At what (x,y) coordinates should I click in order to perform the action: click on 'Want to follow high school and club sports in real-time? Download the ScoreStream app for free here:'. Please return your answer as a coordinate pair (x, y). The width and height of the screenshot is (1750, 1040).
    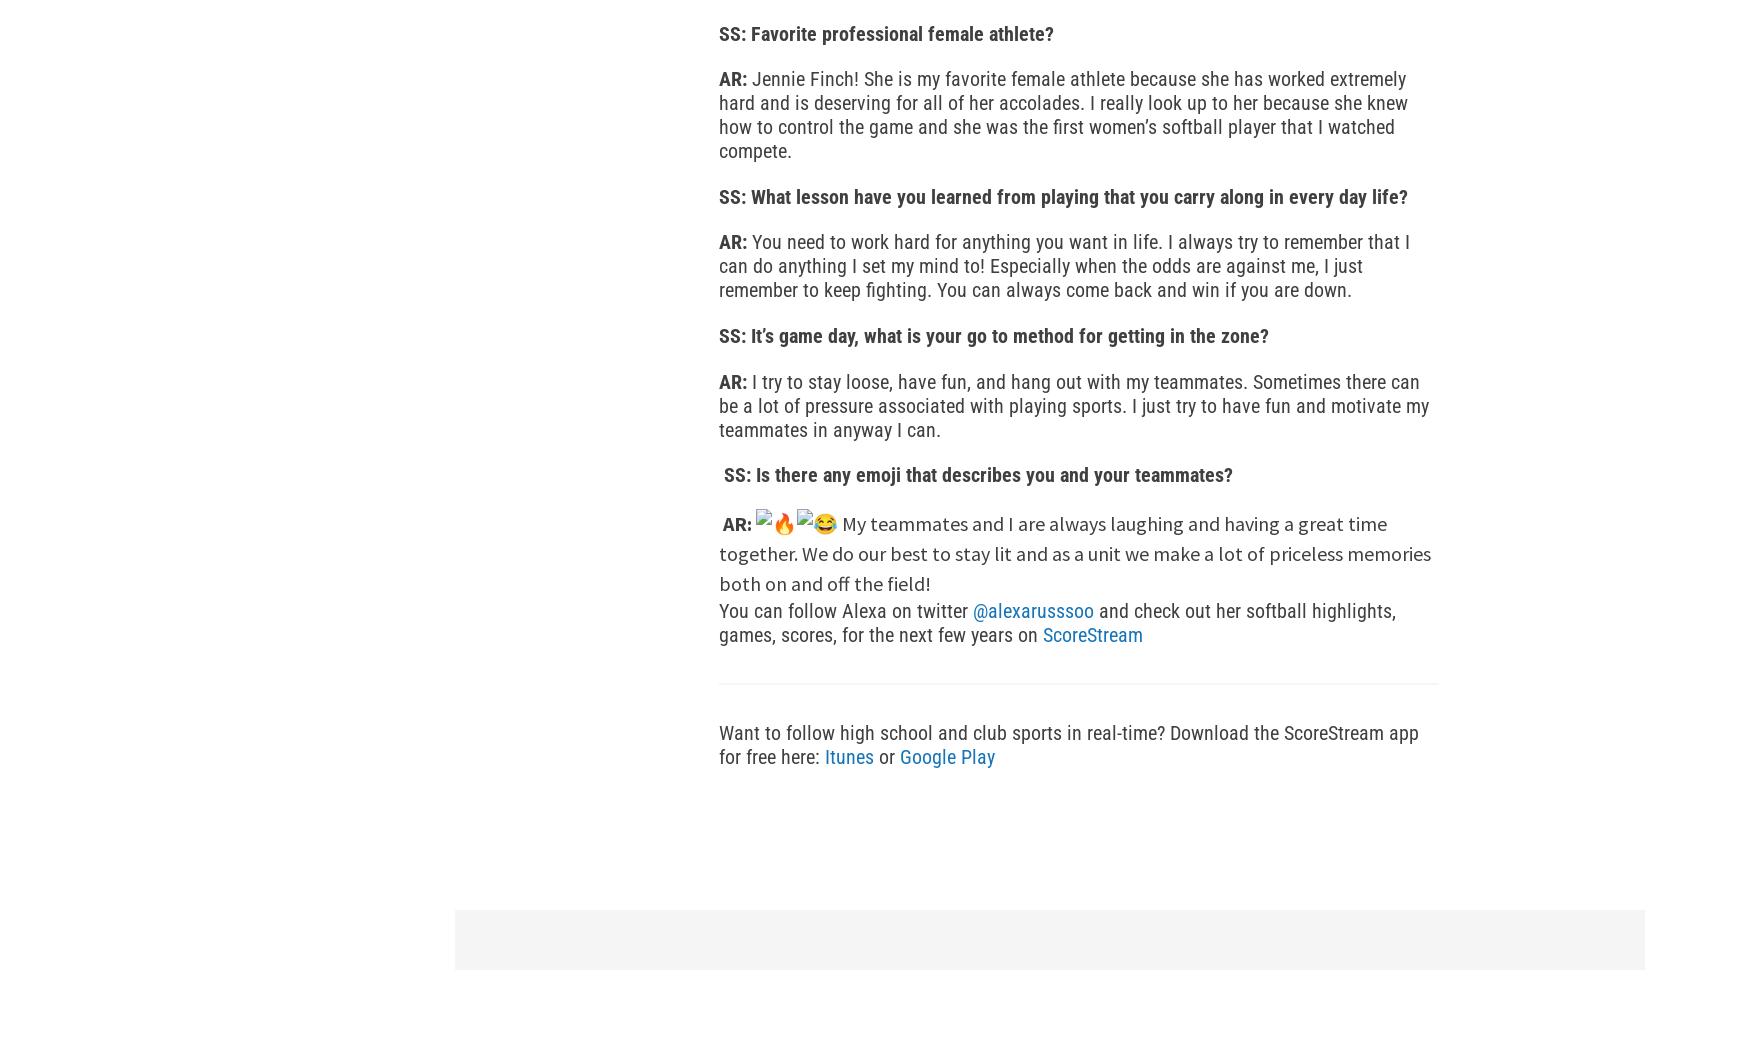
    Looking at the image, I should click on (1069, 744).